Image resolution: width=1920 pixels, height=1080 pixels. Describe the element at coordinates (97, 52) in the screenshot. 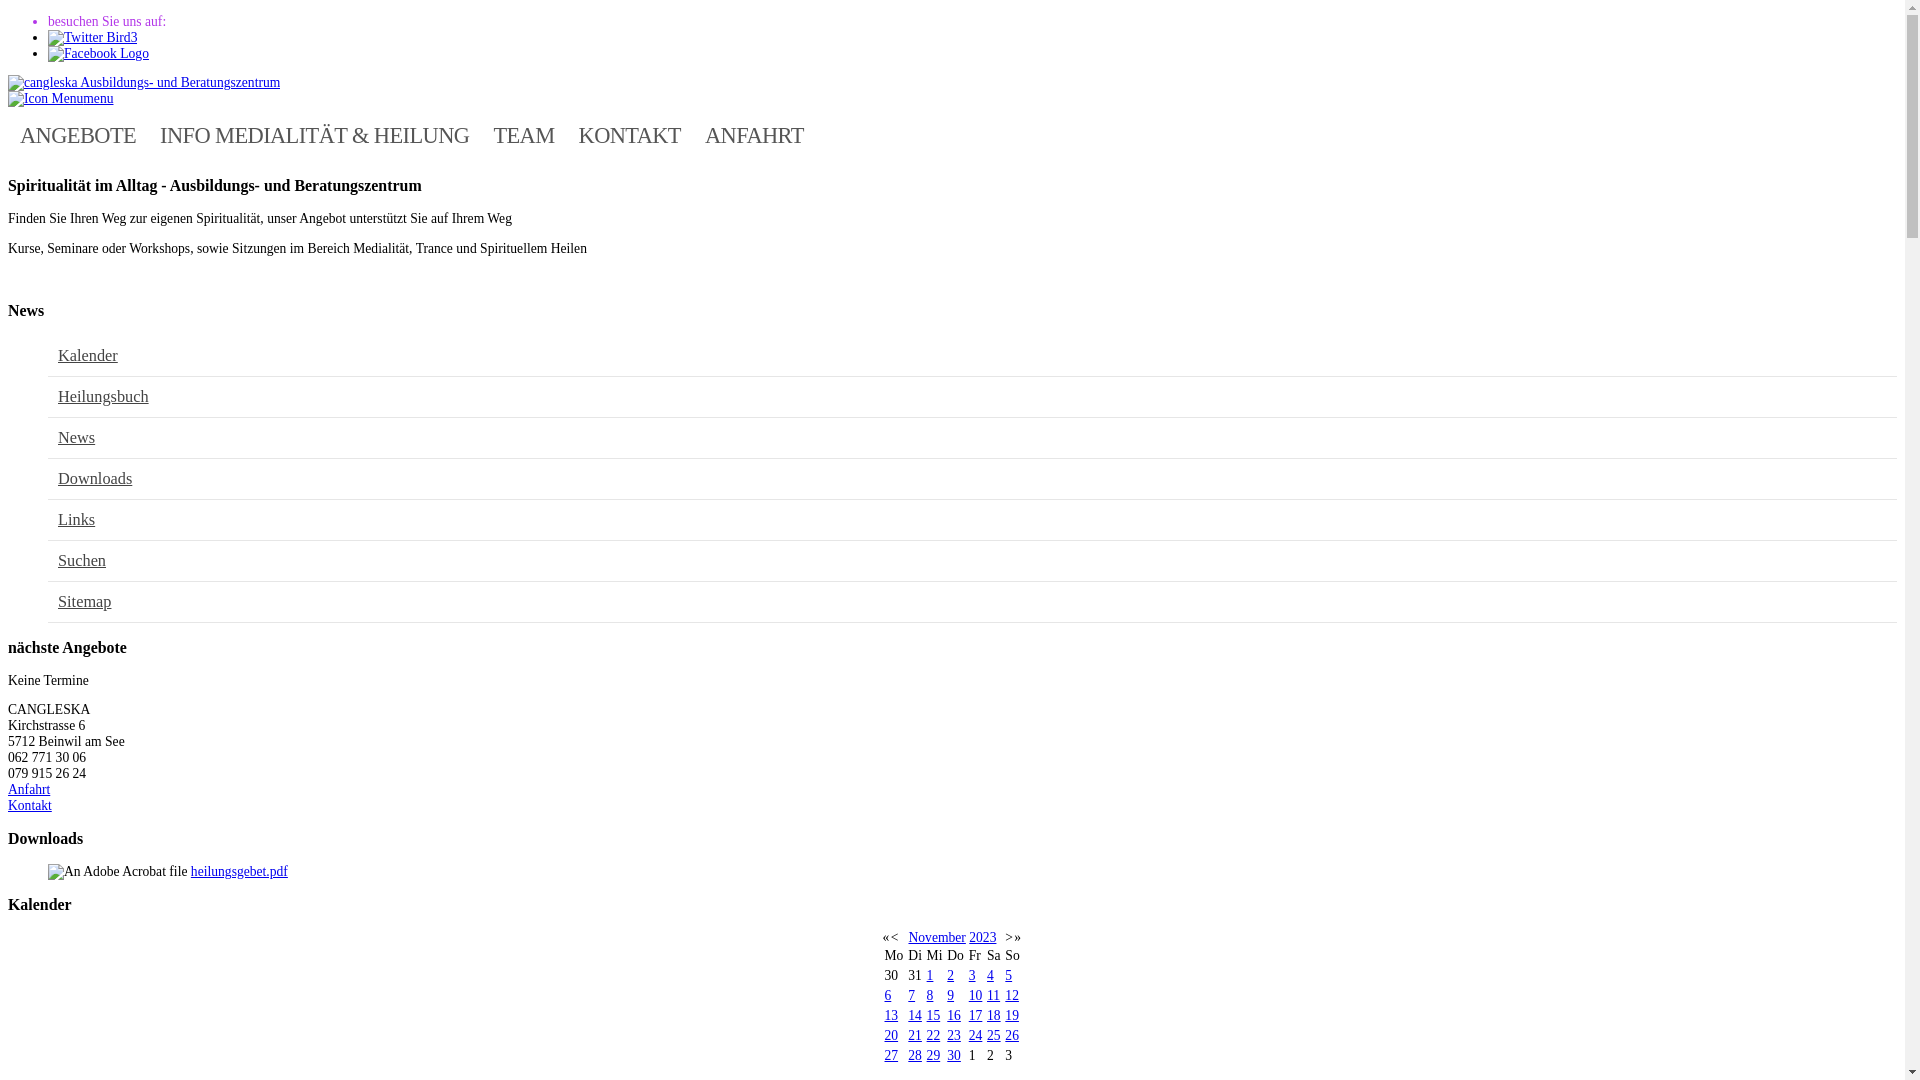

I see `'Facebook'` at that location.